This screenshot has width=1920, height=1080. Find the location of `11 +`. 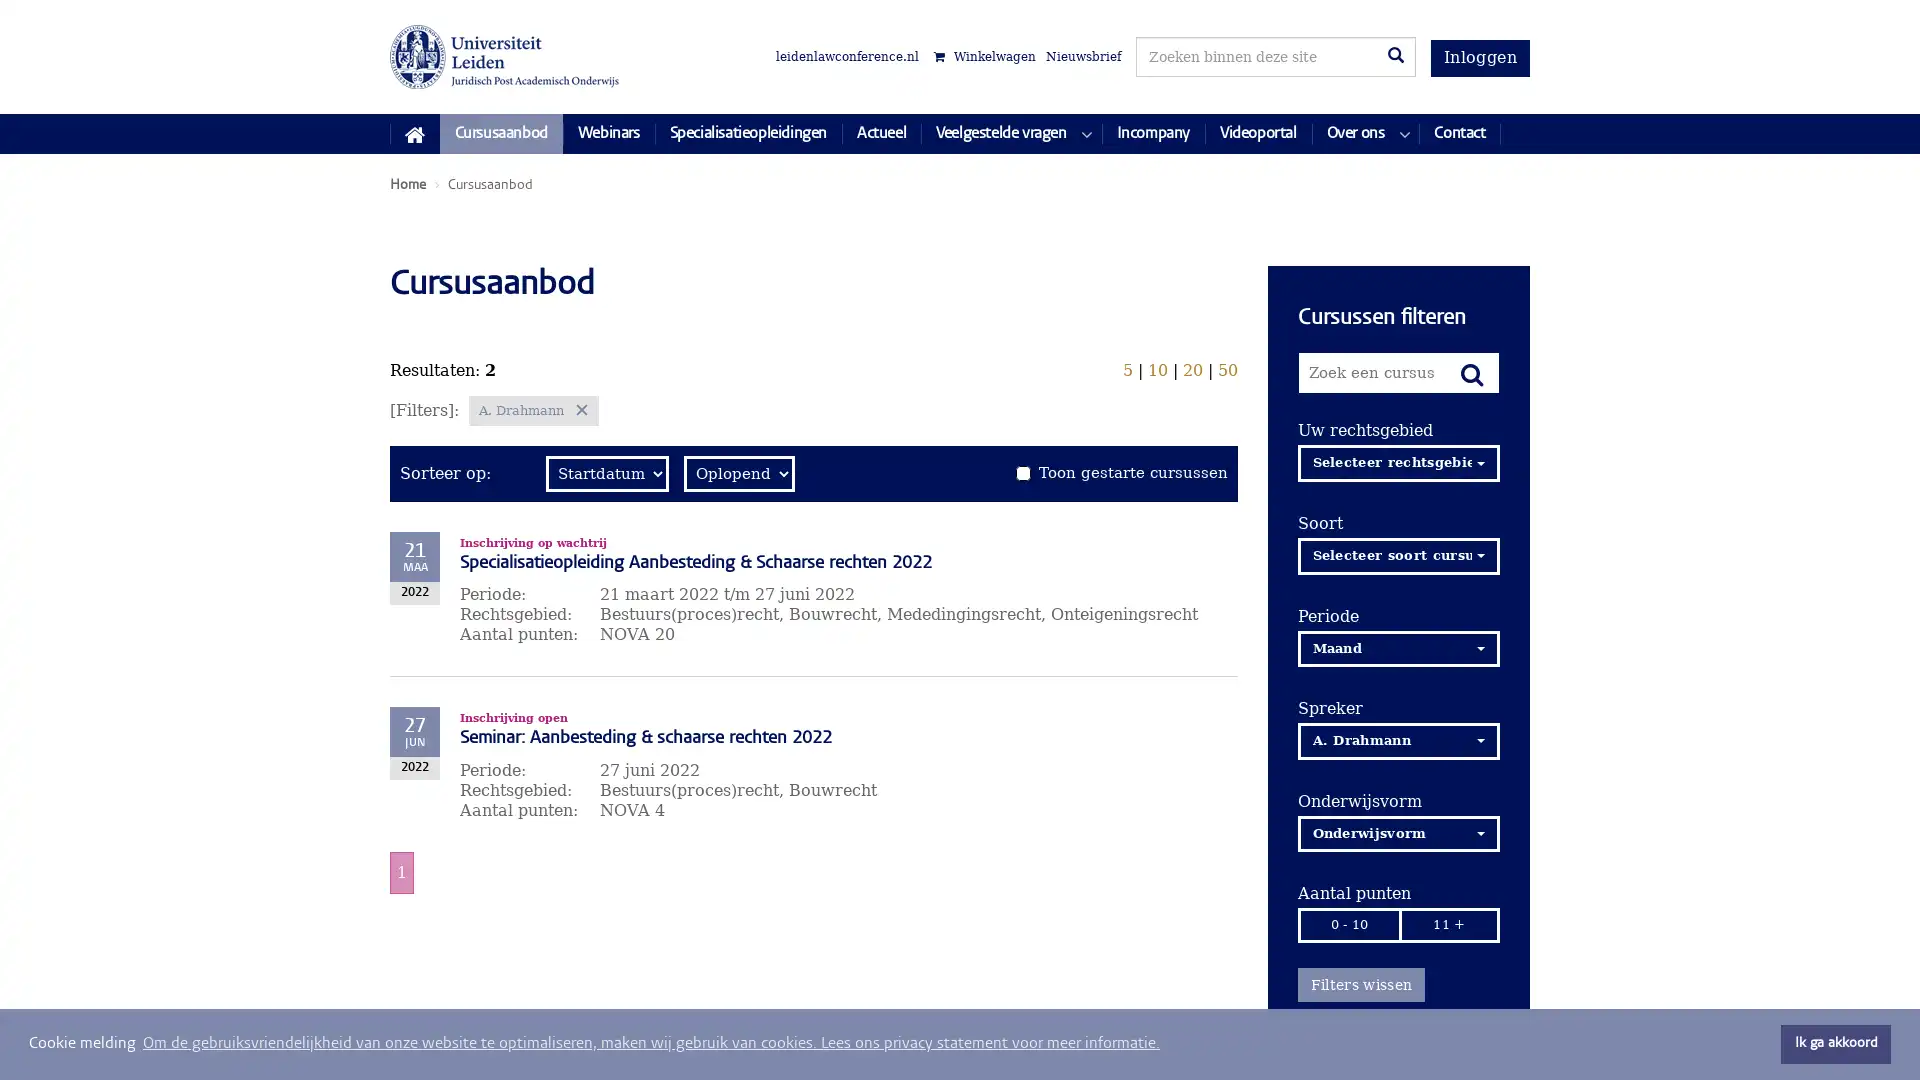

11 + is located at coordinates (1449, 925).